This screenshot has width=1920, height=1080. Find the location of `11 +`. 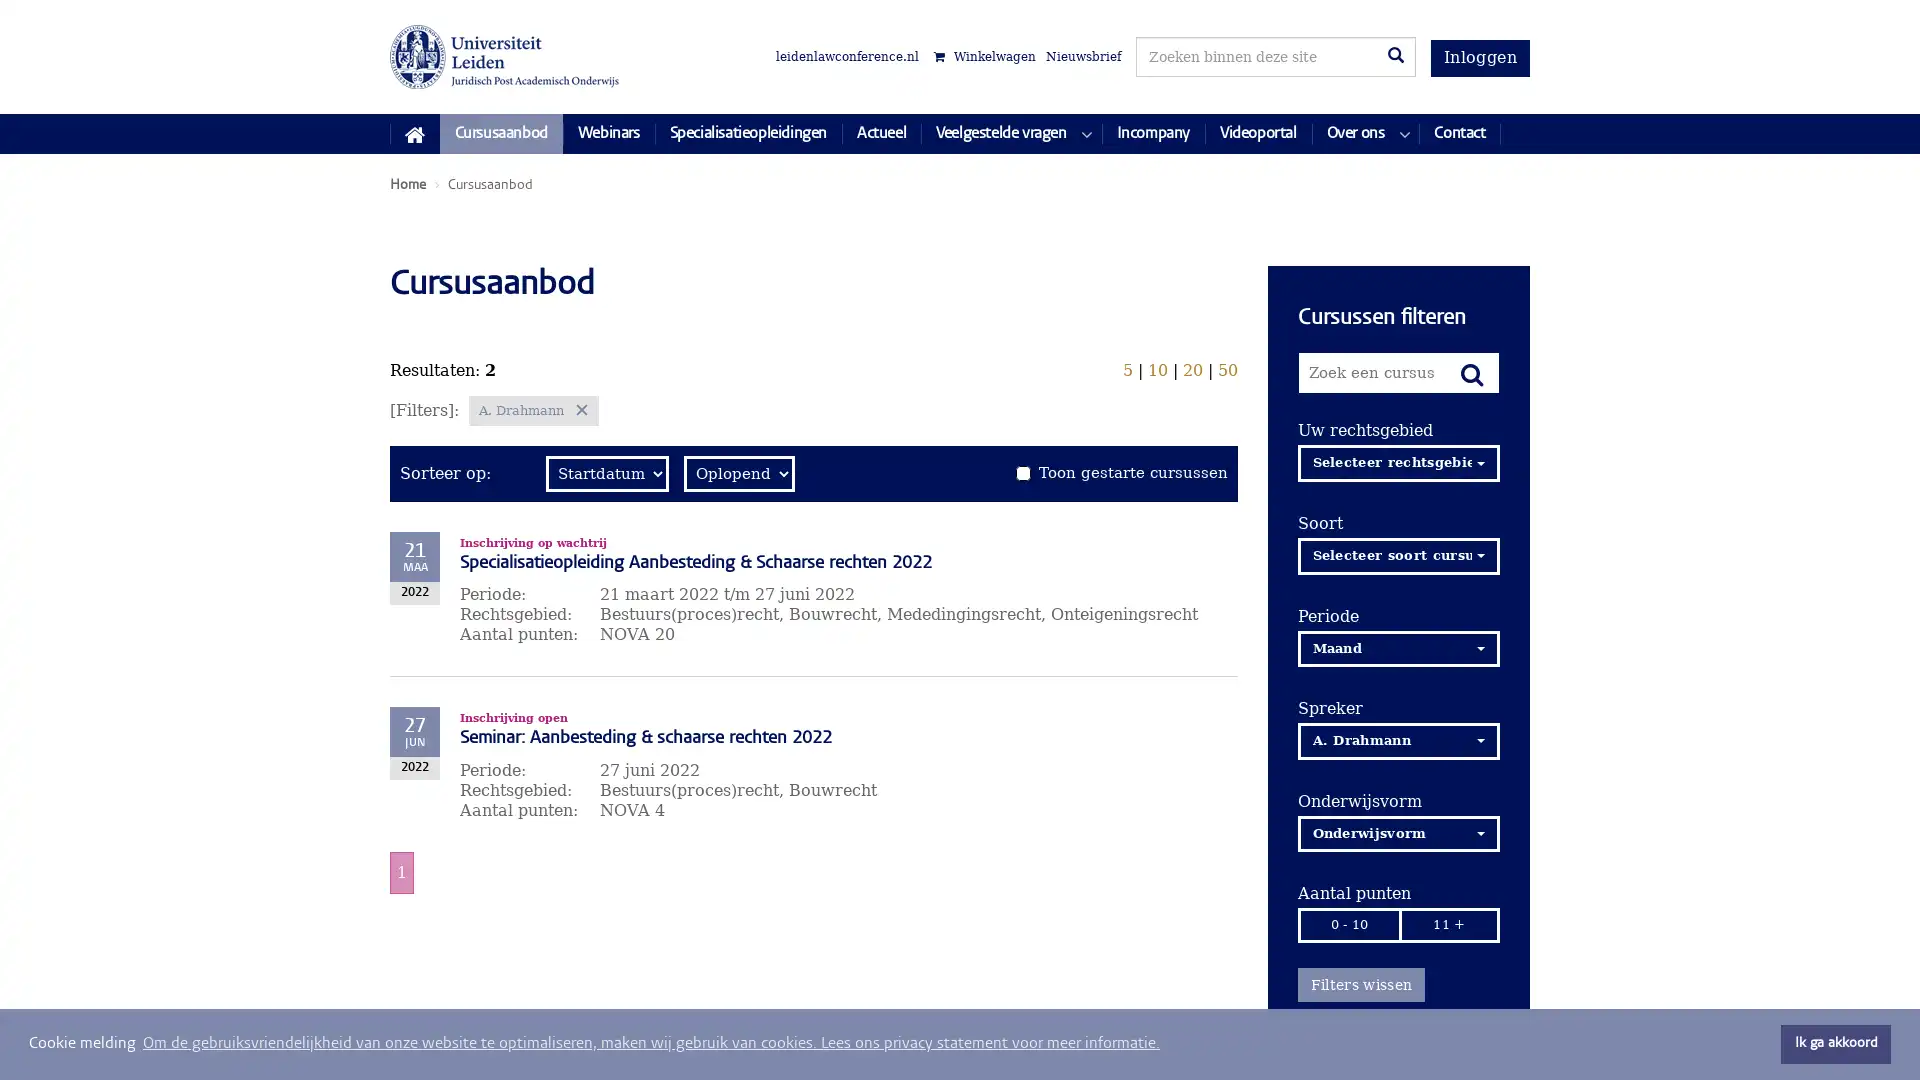

11 + is located at coordinates (1449, 925).